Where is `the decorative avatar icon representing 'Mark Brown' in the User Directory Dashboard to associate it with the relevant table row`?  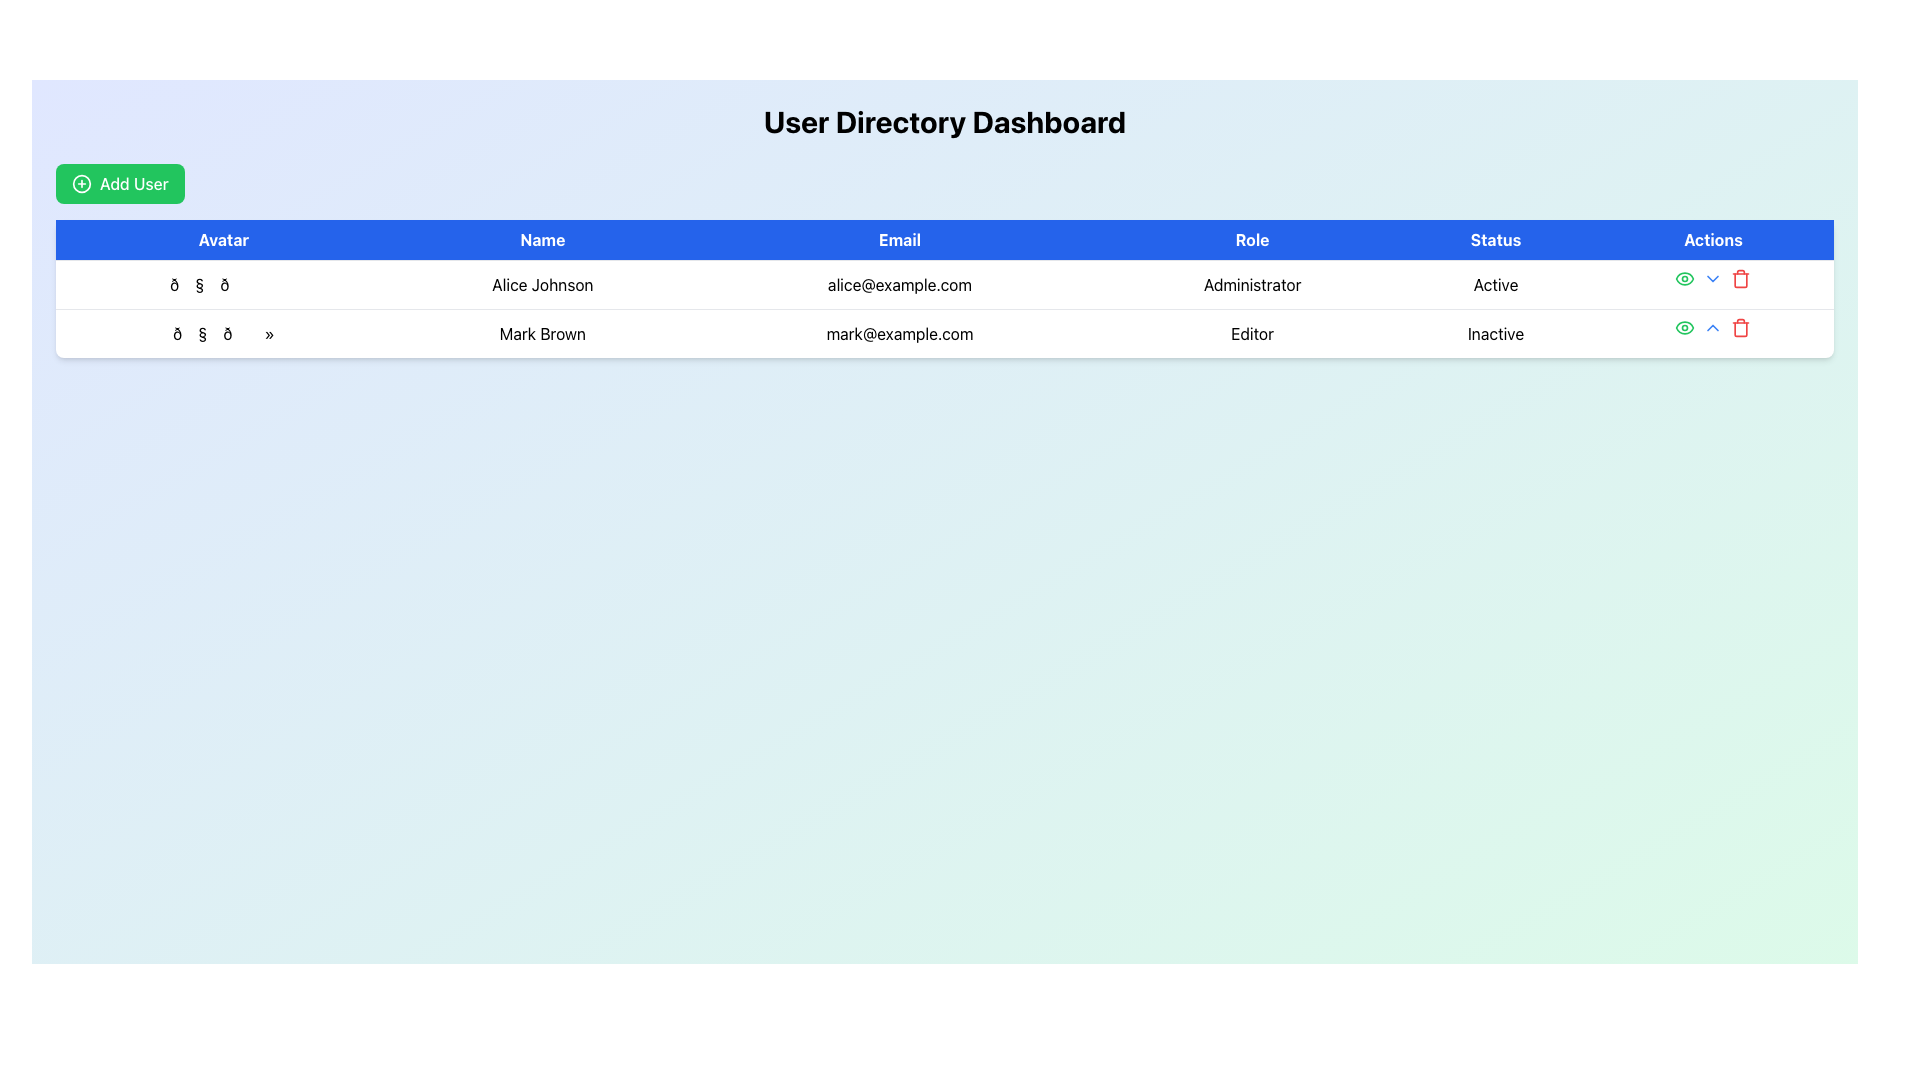 the decorative avatar icon representing 'Mark Brown' in the User Directory Dashboard to associate it with the relevant table row is located at coordinates (223, 332).